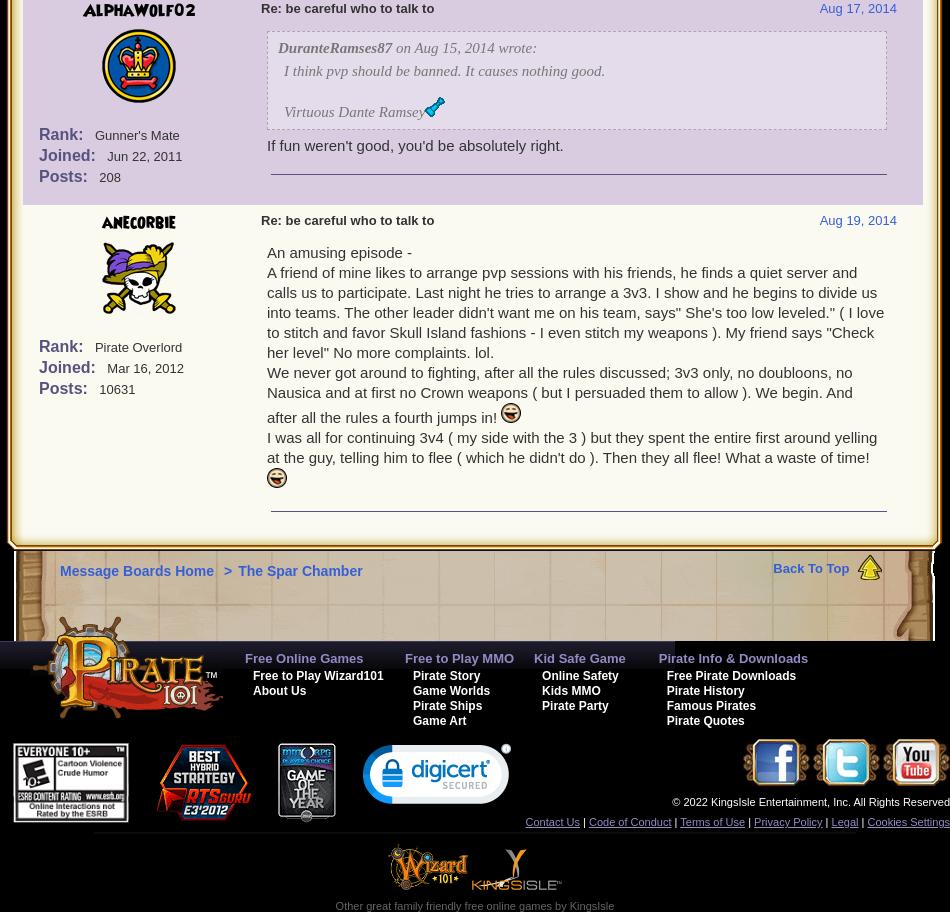 Image resolution: width=950 pixels, height=912 pixels. Describe the element at coordinates (436, 816) in the screenshot. I see `'EV SSL'` at that location.